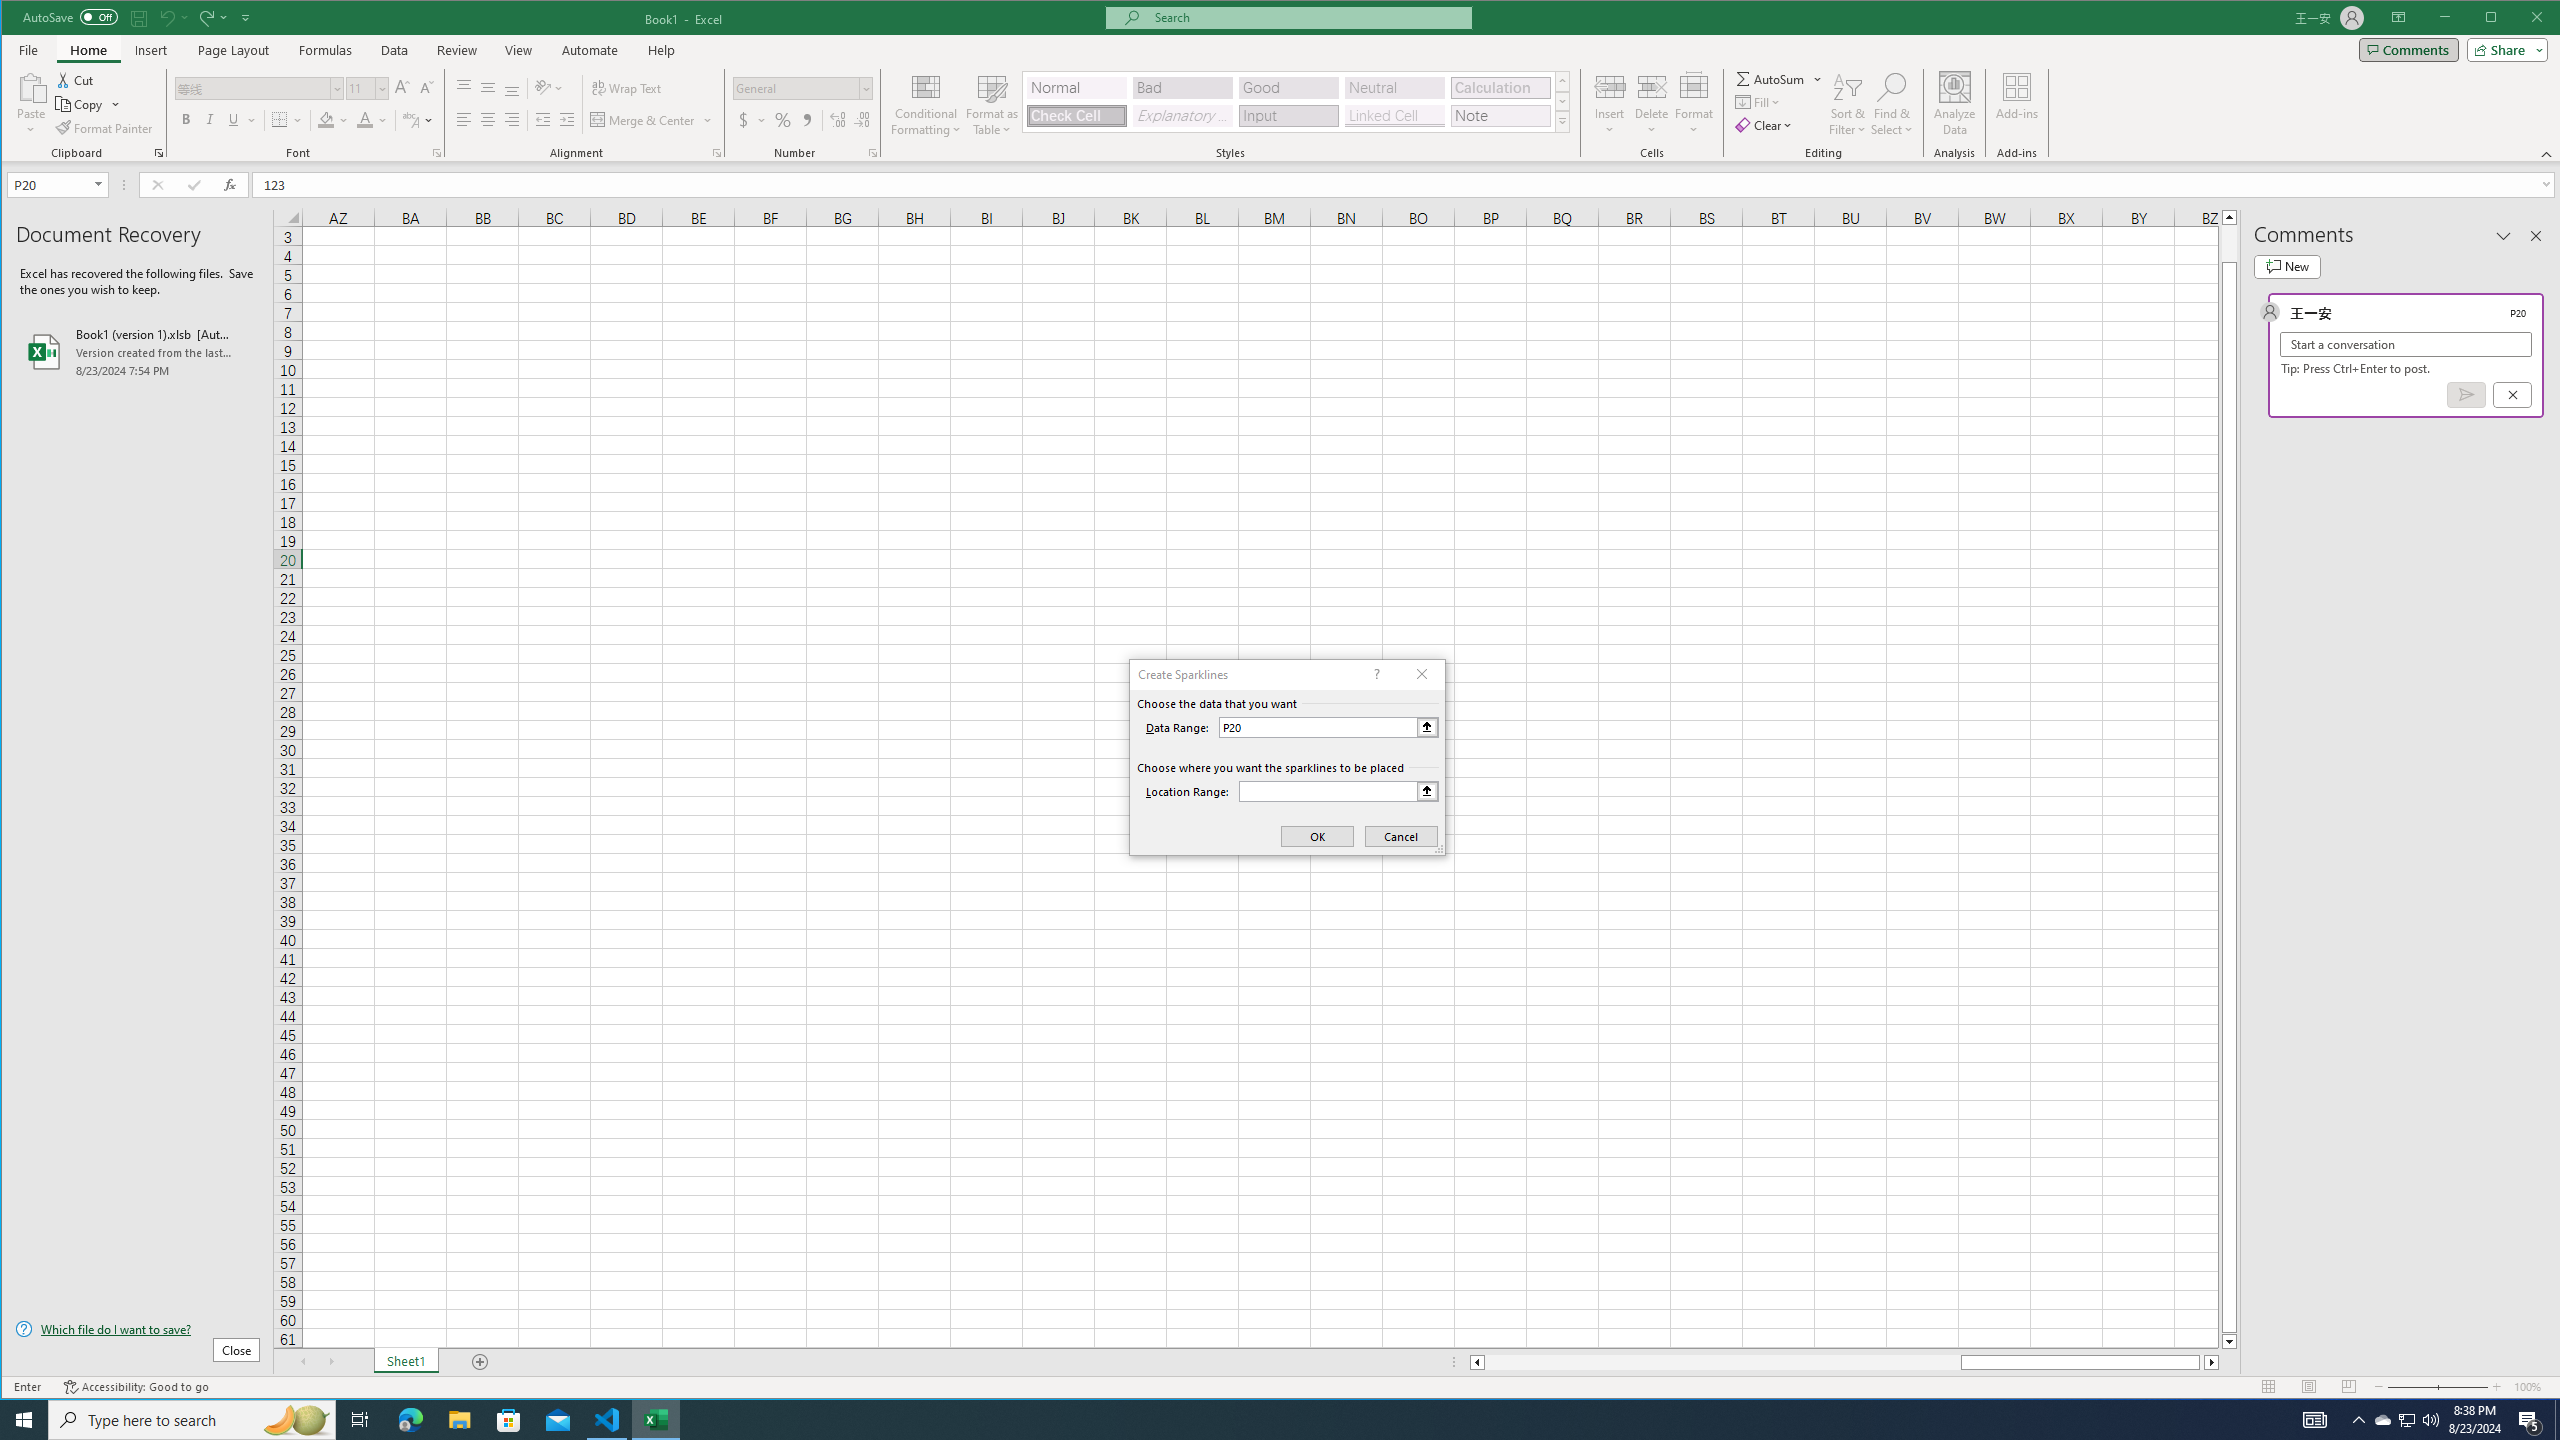 This screenshot has width=2560, height=1440. Describe the element at coordinates (651, 119) in the screenshot. I see `'Merge & Center'` at that location.